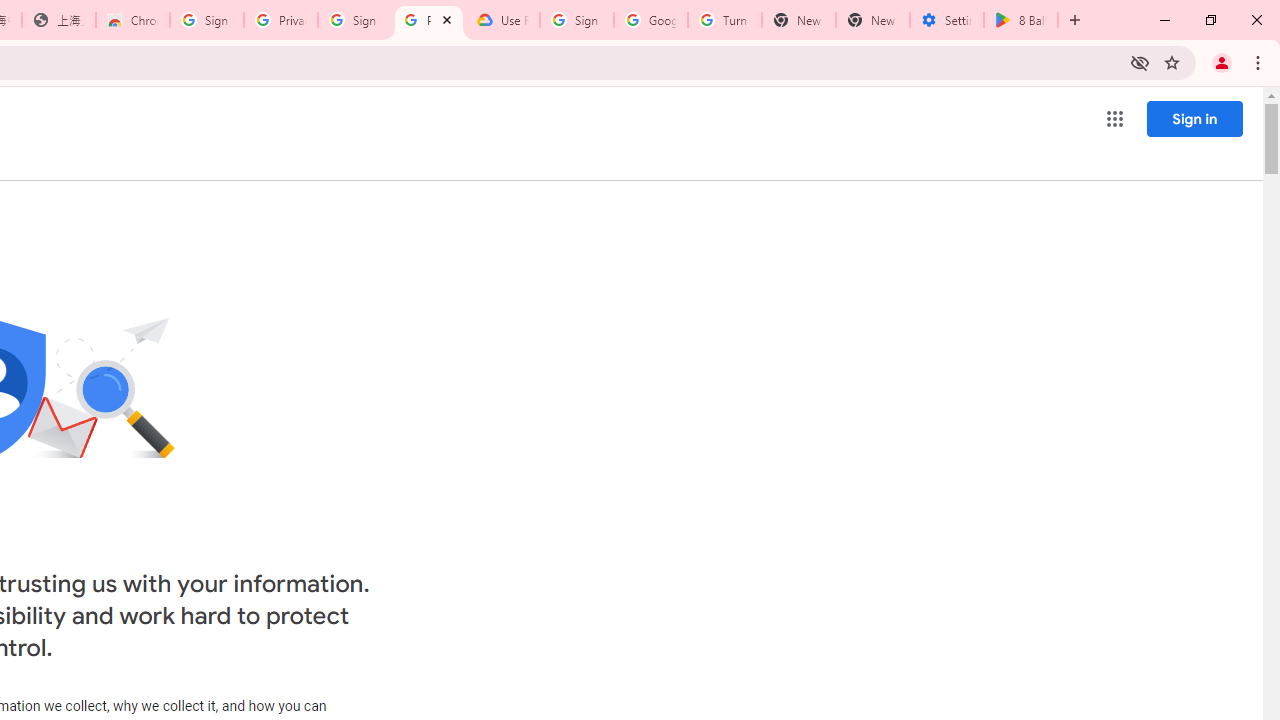 This screenshot has width=1280, height=720. Describe the element at coordinates (872, 20) in the screenshot. I see `'New Tab'` at that location.